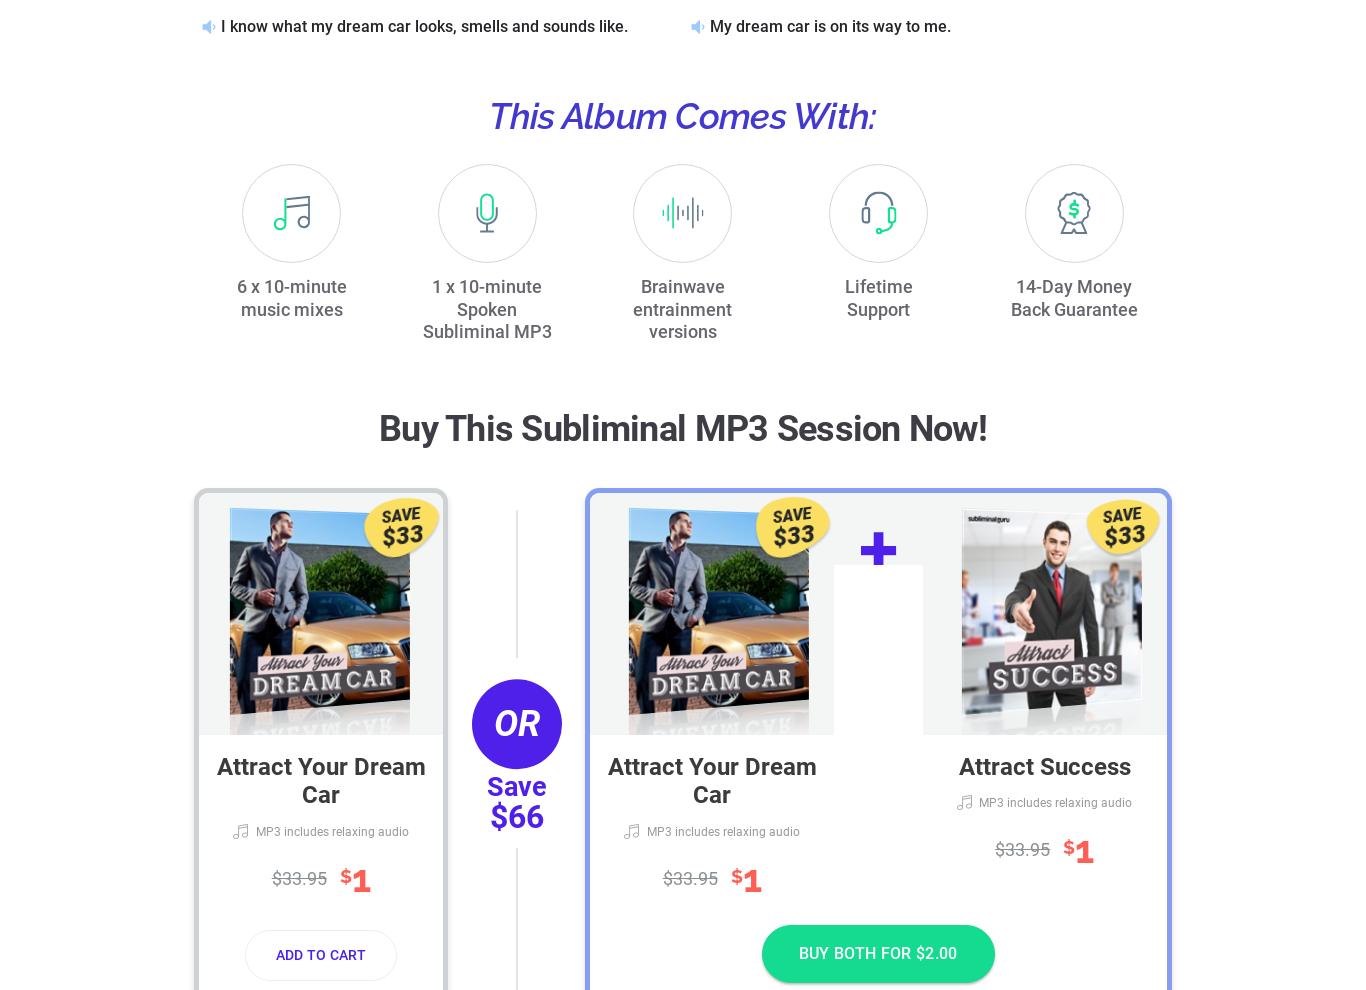 This screenshot has height=990, width=1366. I want to click on 'Buy Both for $2.00', so click(877, 953).